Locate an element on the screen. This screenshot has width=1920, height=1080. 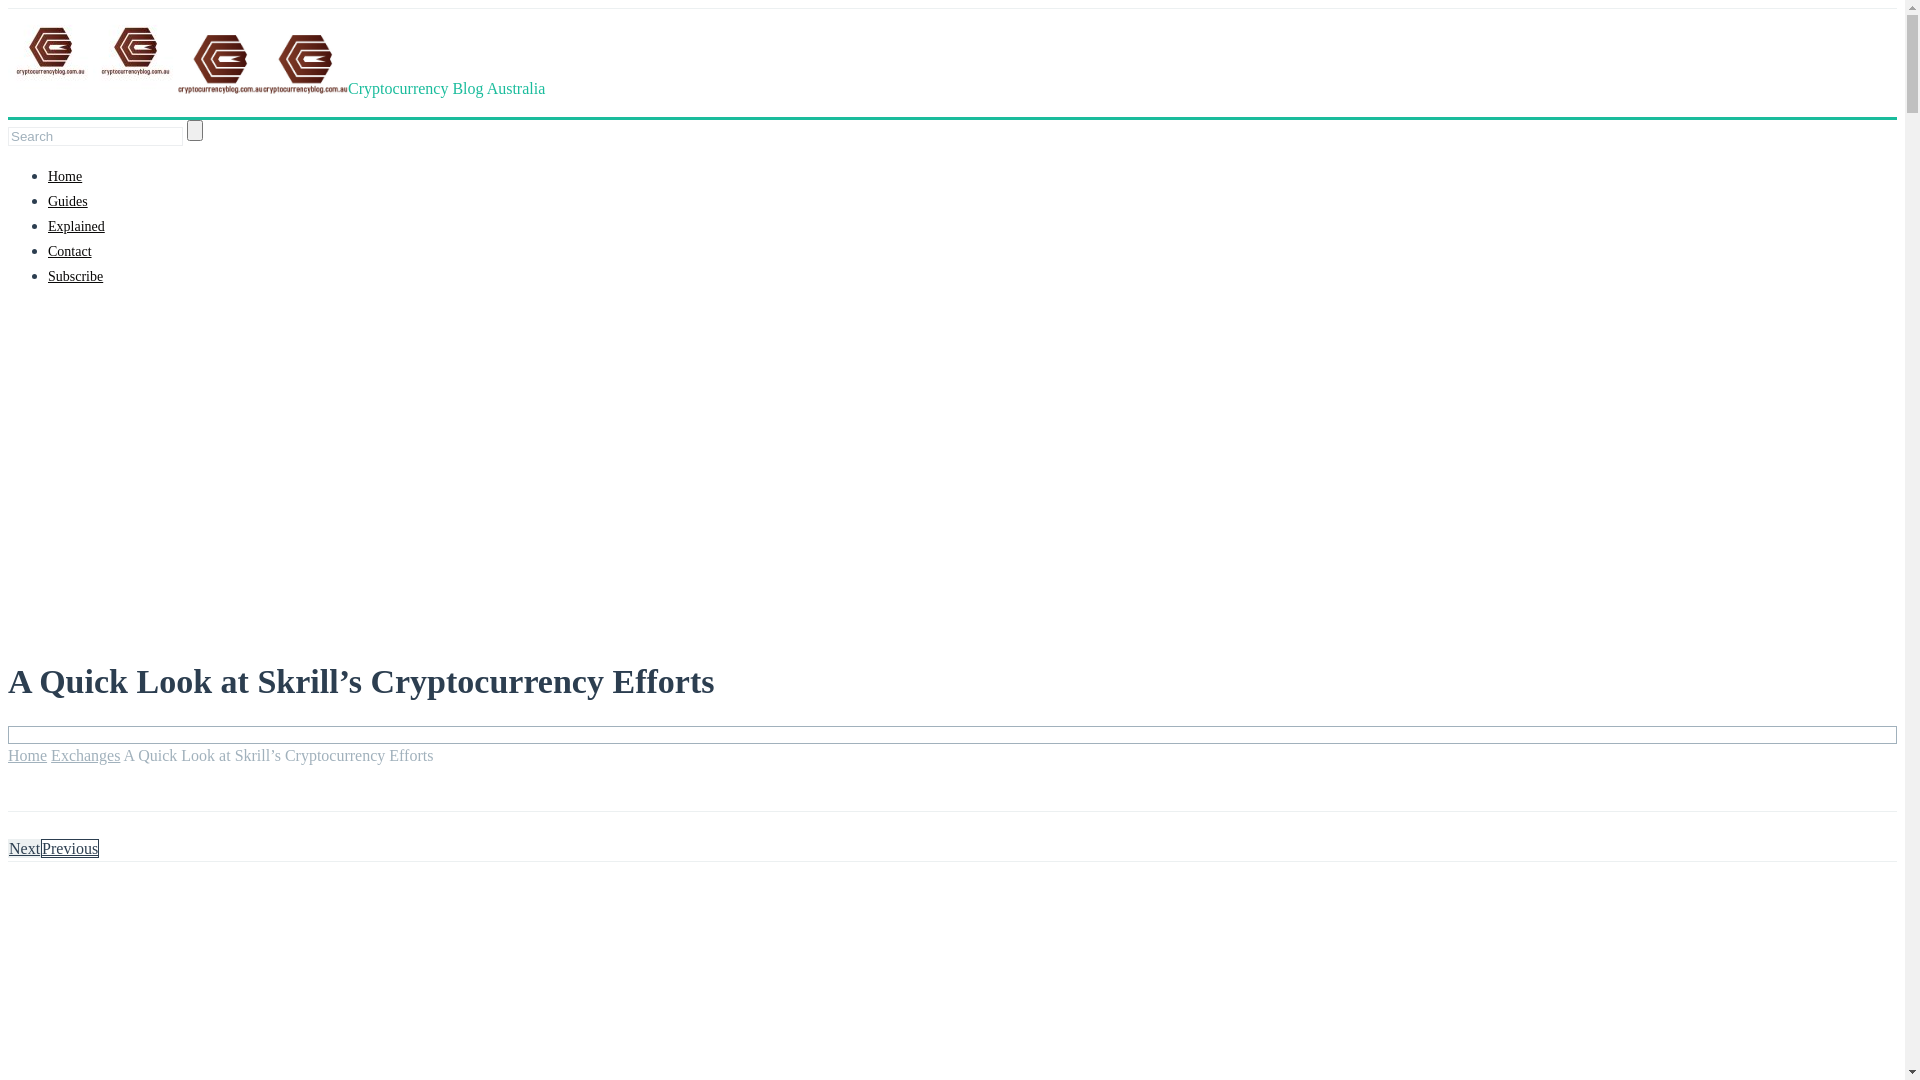
'Cryptocurrency Blog Australia' is located at coordinates (50, 50).